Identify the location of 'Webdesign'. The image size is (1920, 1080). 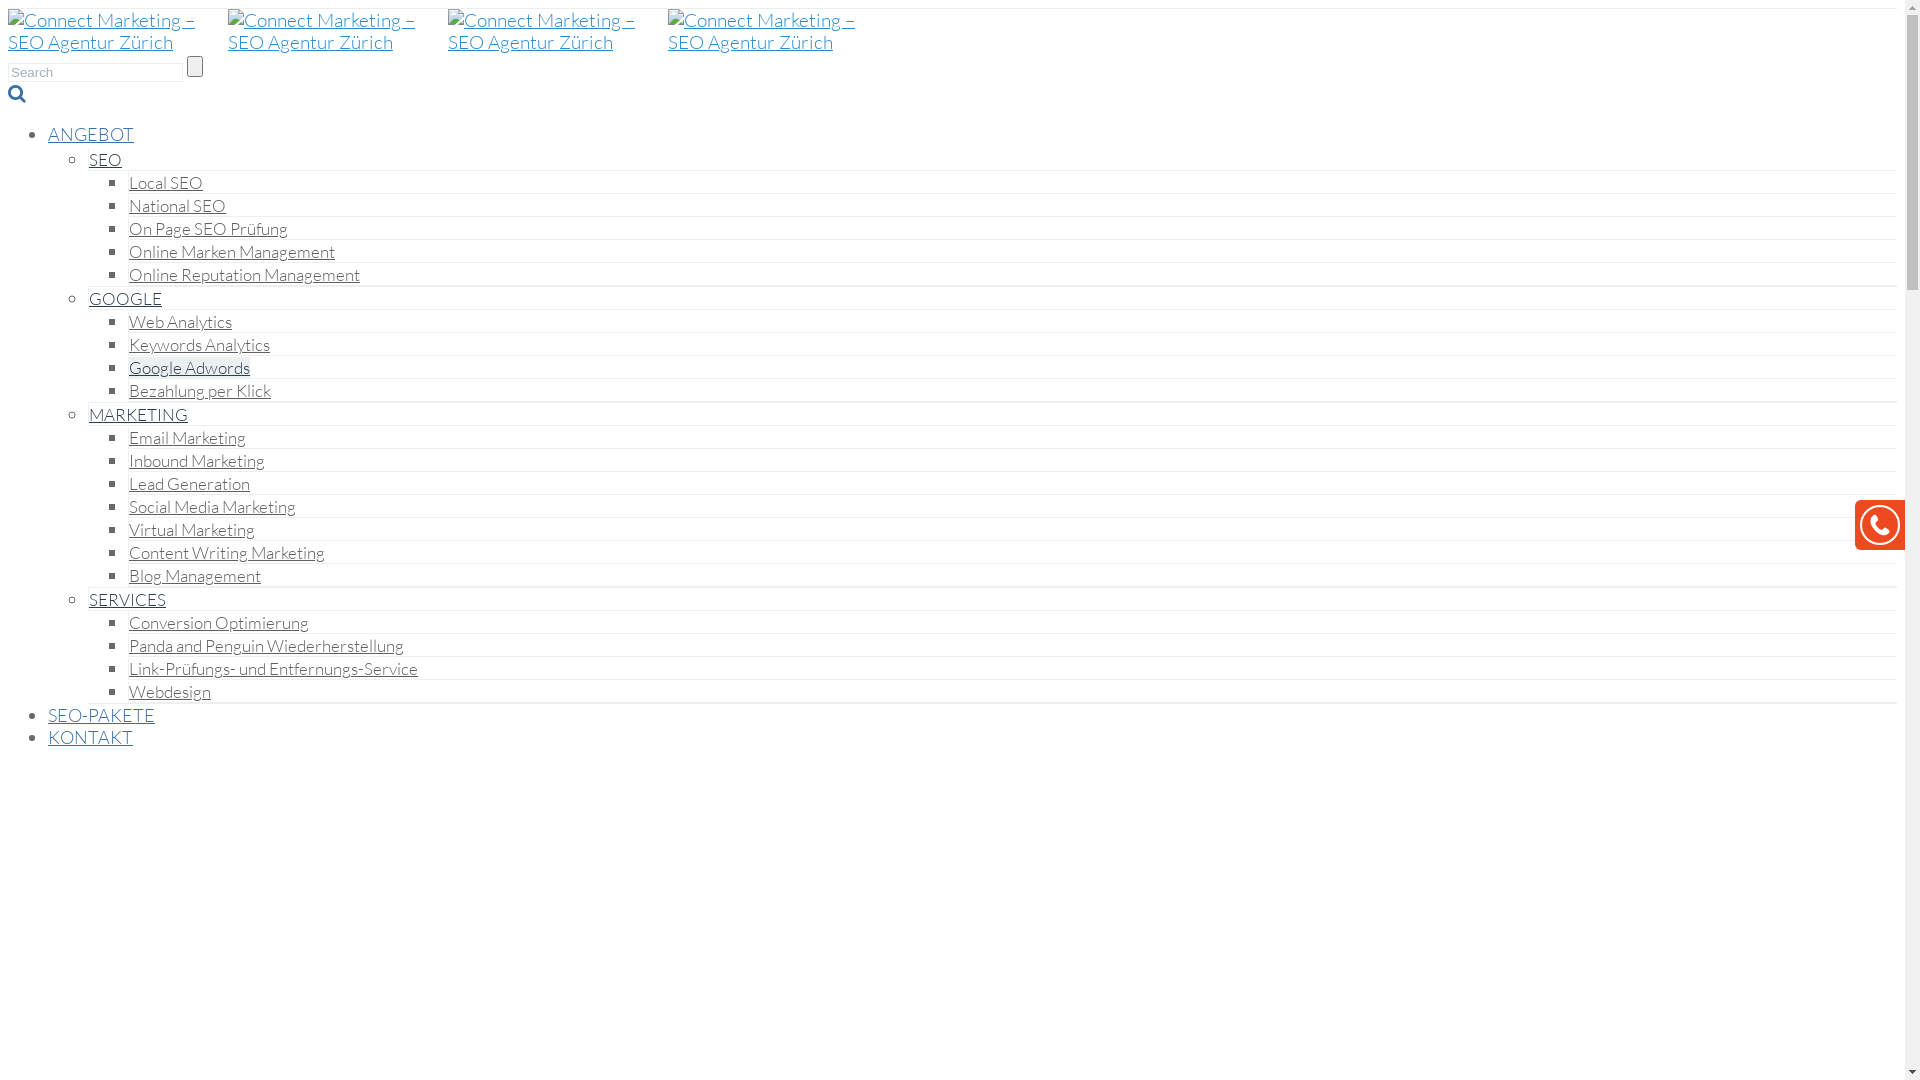
(127, 690).